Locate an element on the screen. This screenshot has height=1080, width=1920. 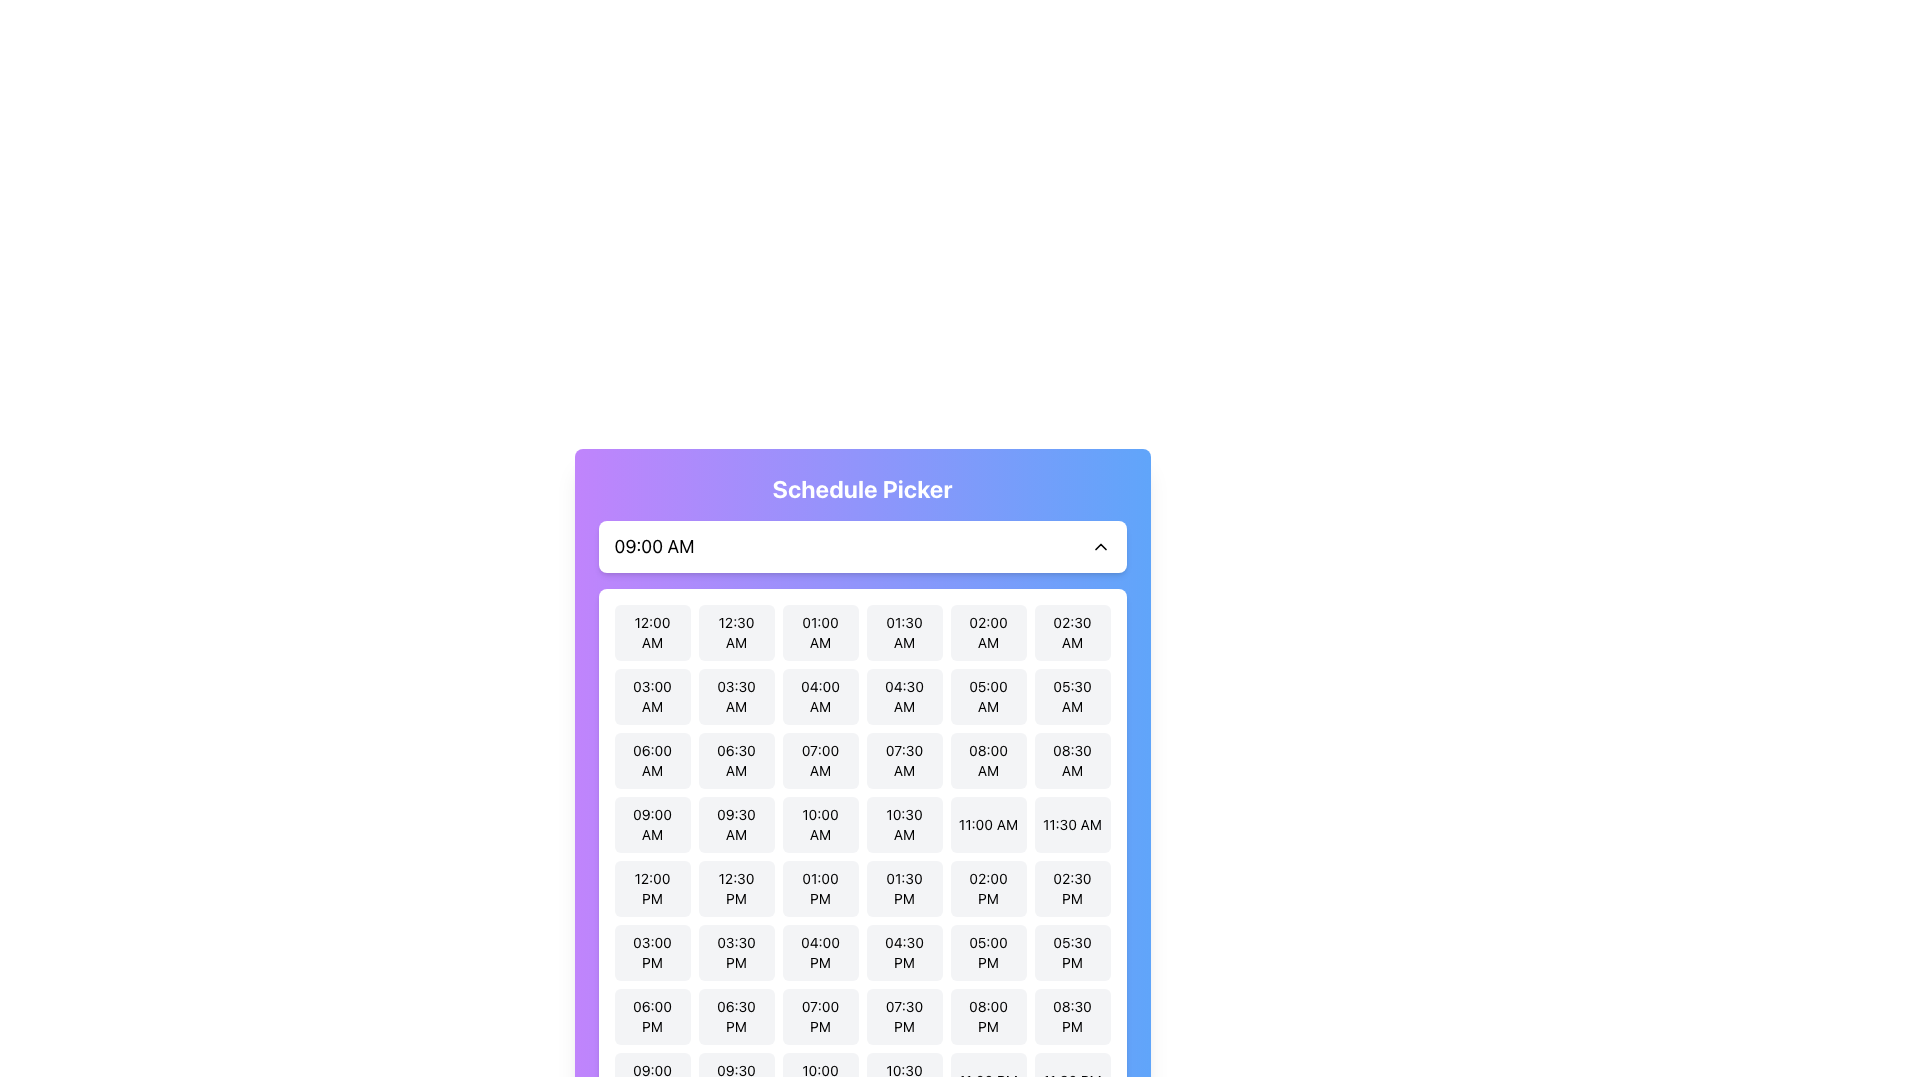
the Time slot button labeled '02:00 PM' is located at coordinates (988, 887).